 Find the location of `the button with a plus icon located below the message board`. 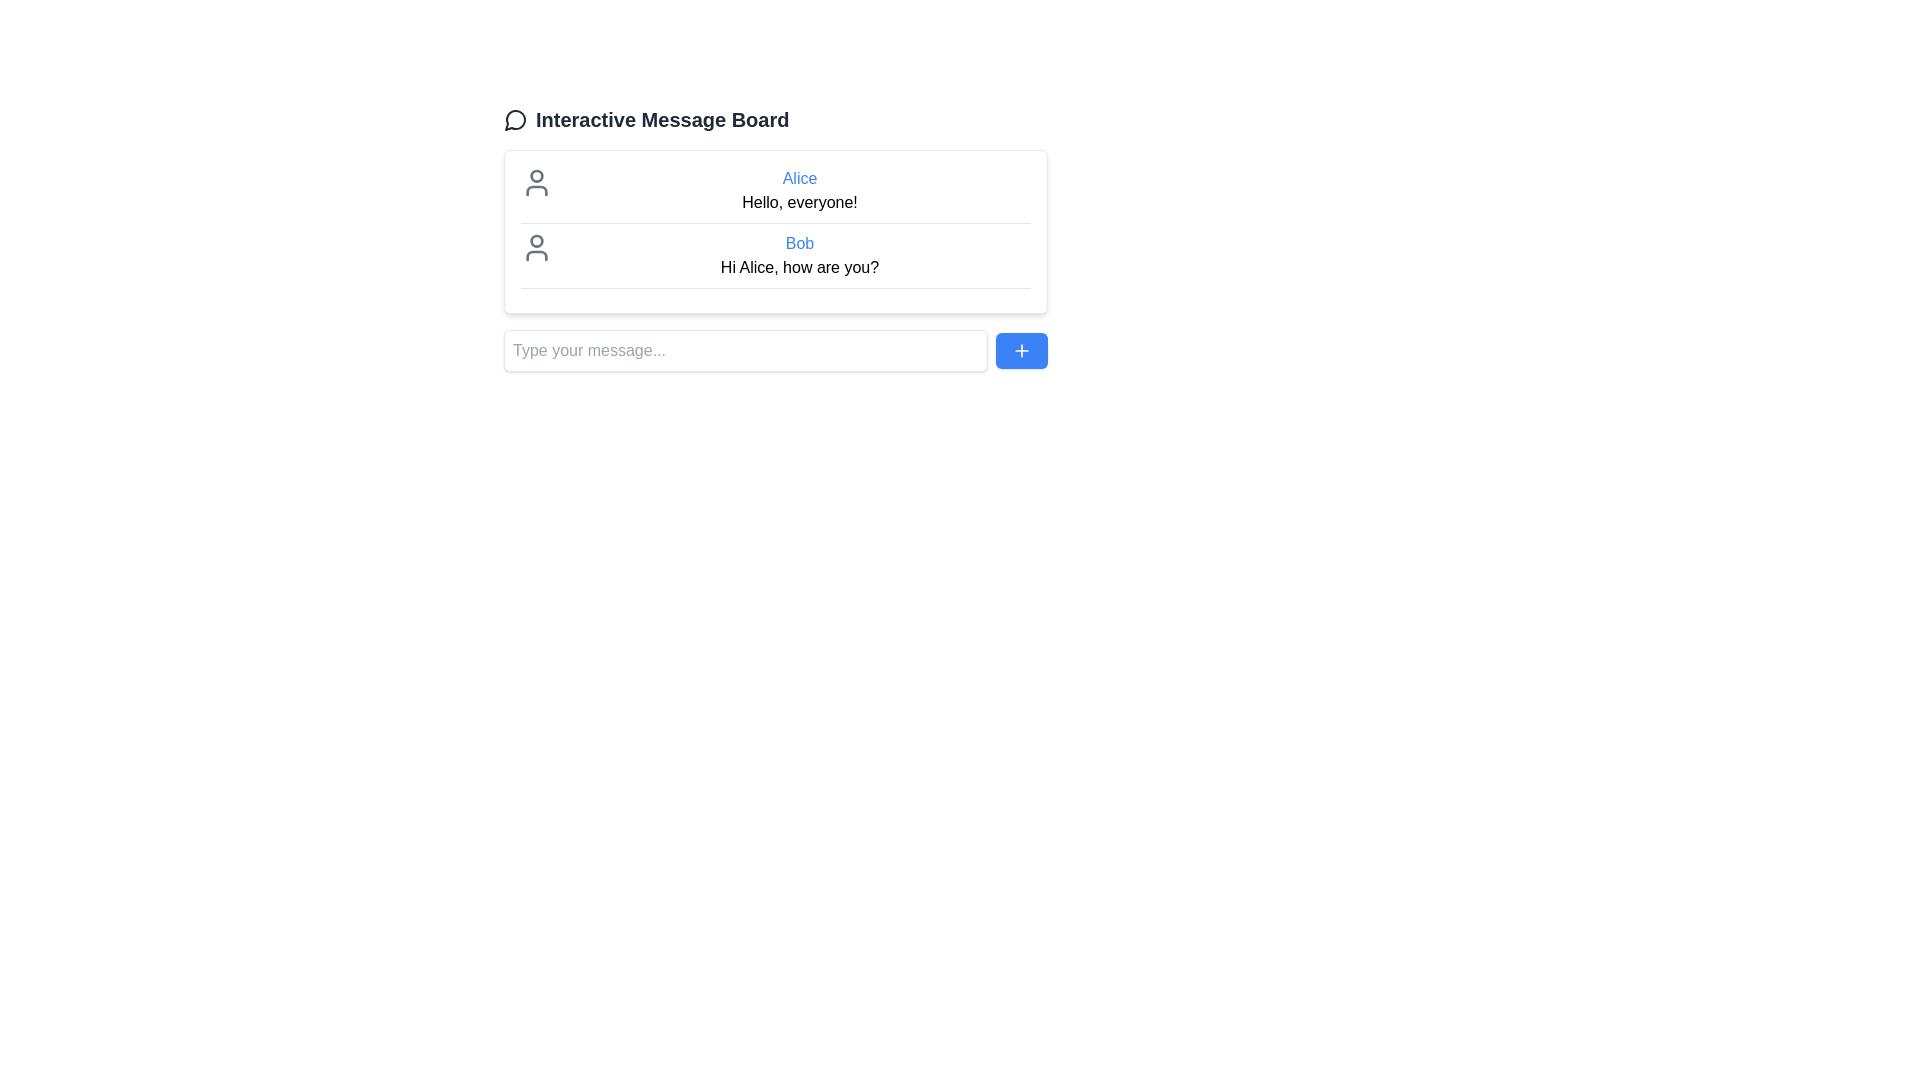

the button with a plus icon located below the message board is located at coordinates (1022, 350).